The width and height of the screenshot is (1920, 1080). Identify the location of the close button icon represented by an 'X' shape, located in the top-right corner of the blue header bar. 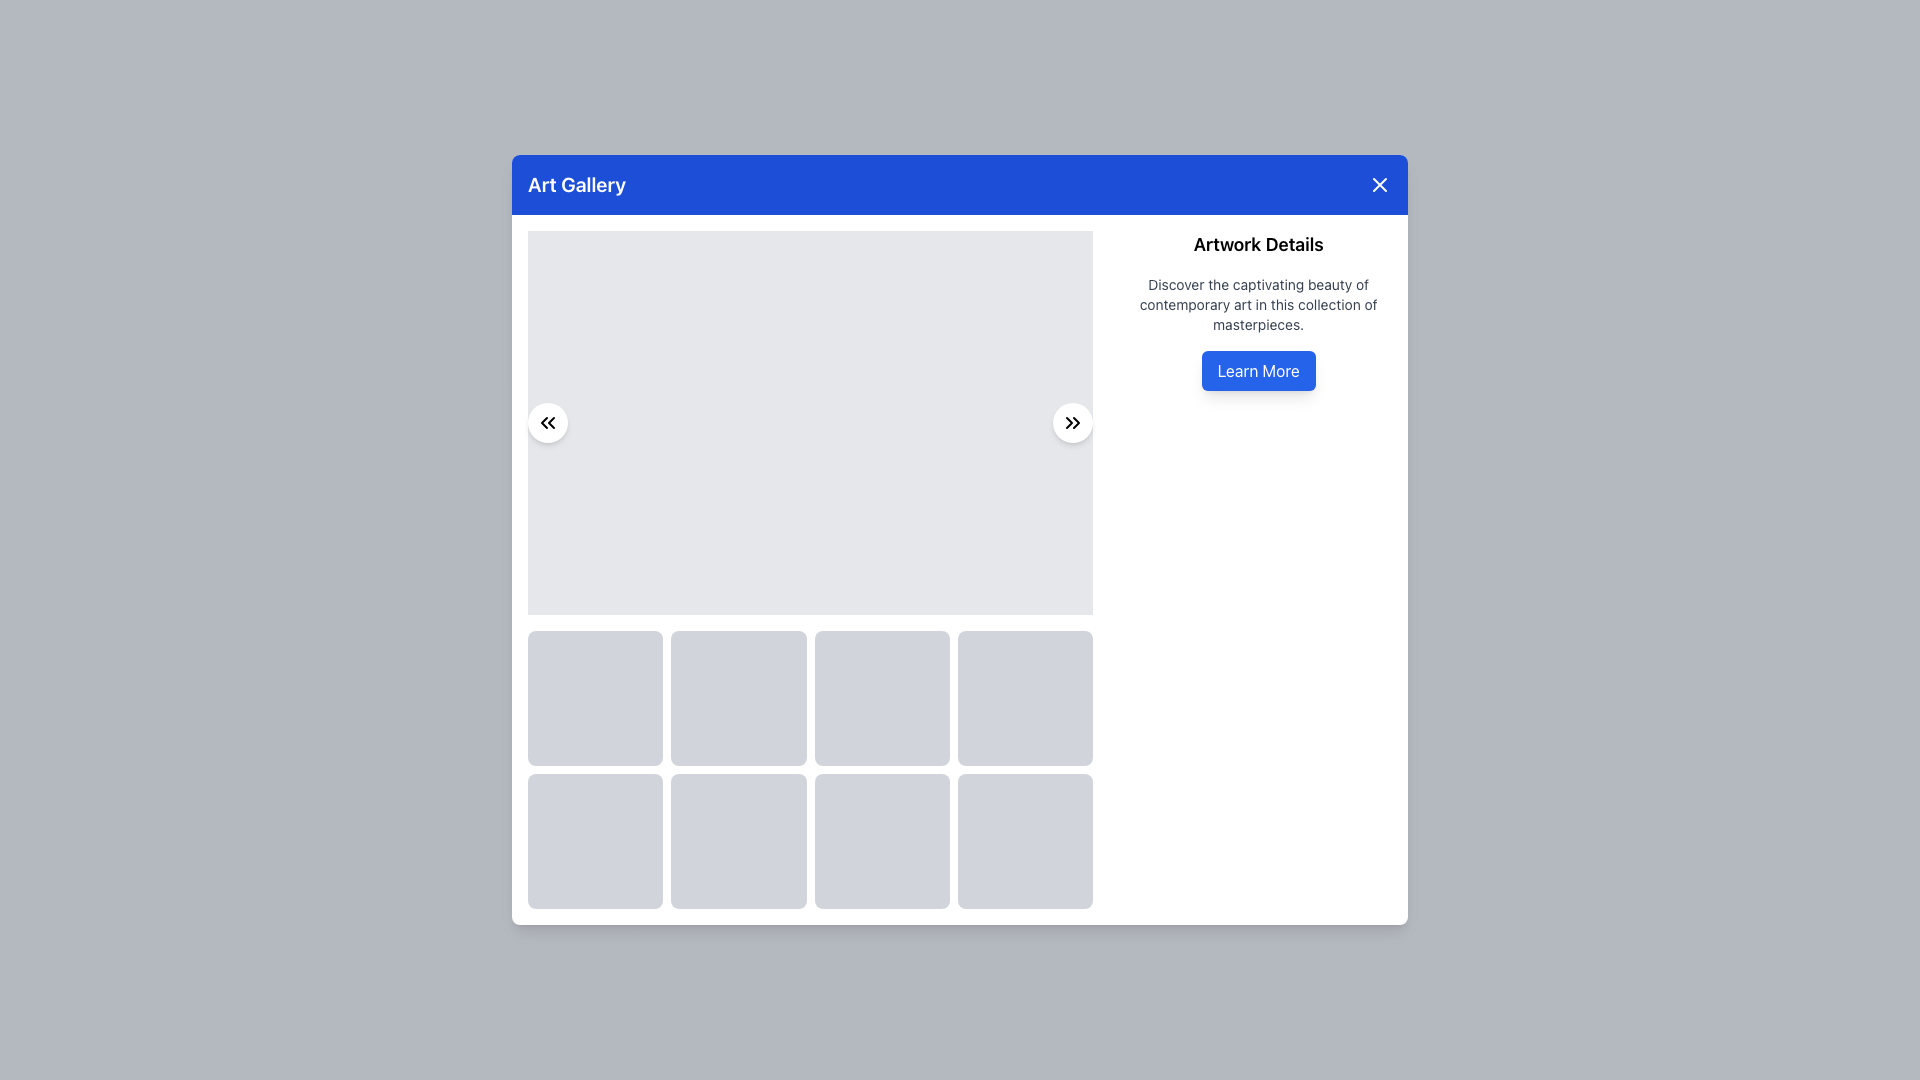
(1379, 184).